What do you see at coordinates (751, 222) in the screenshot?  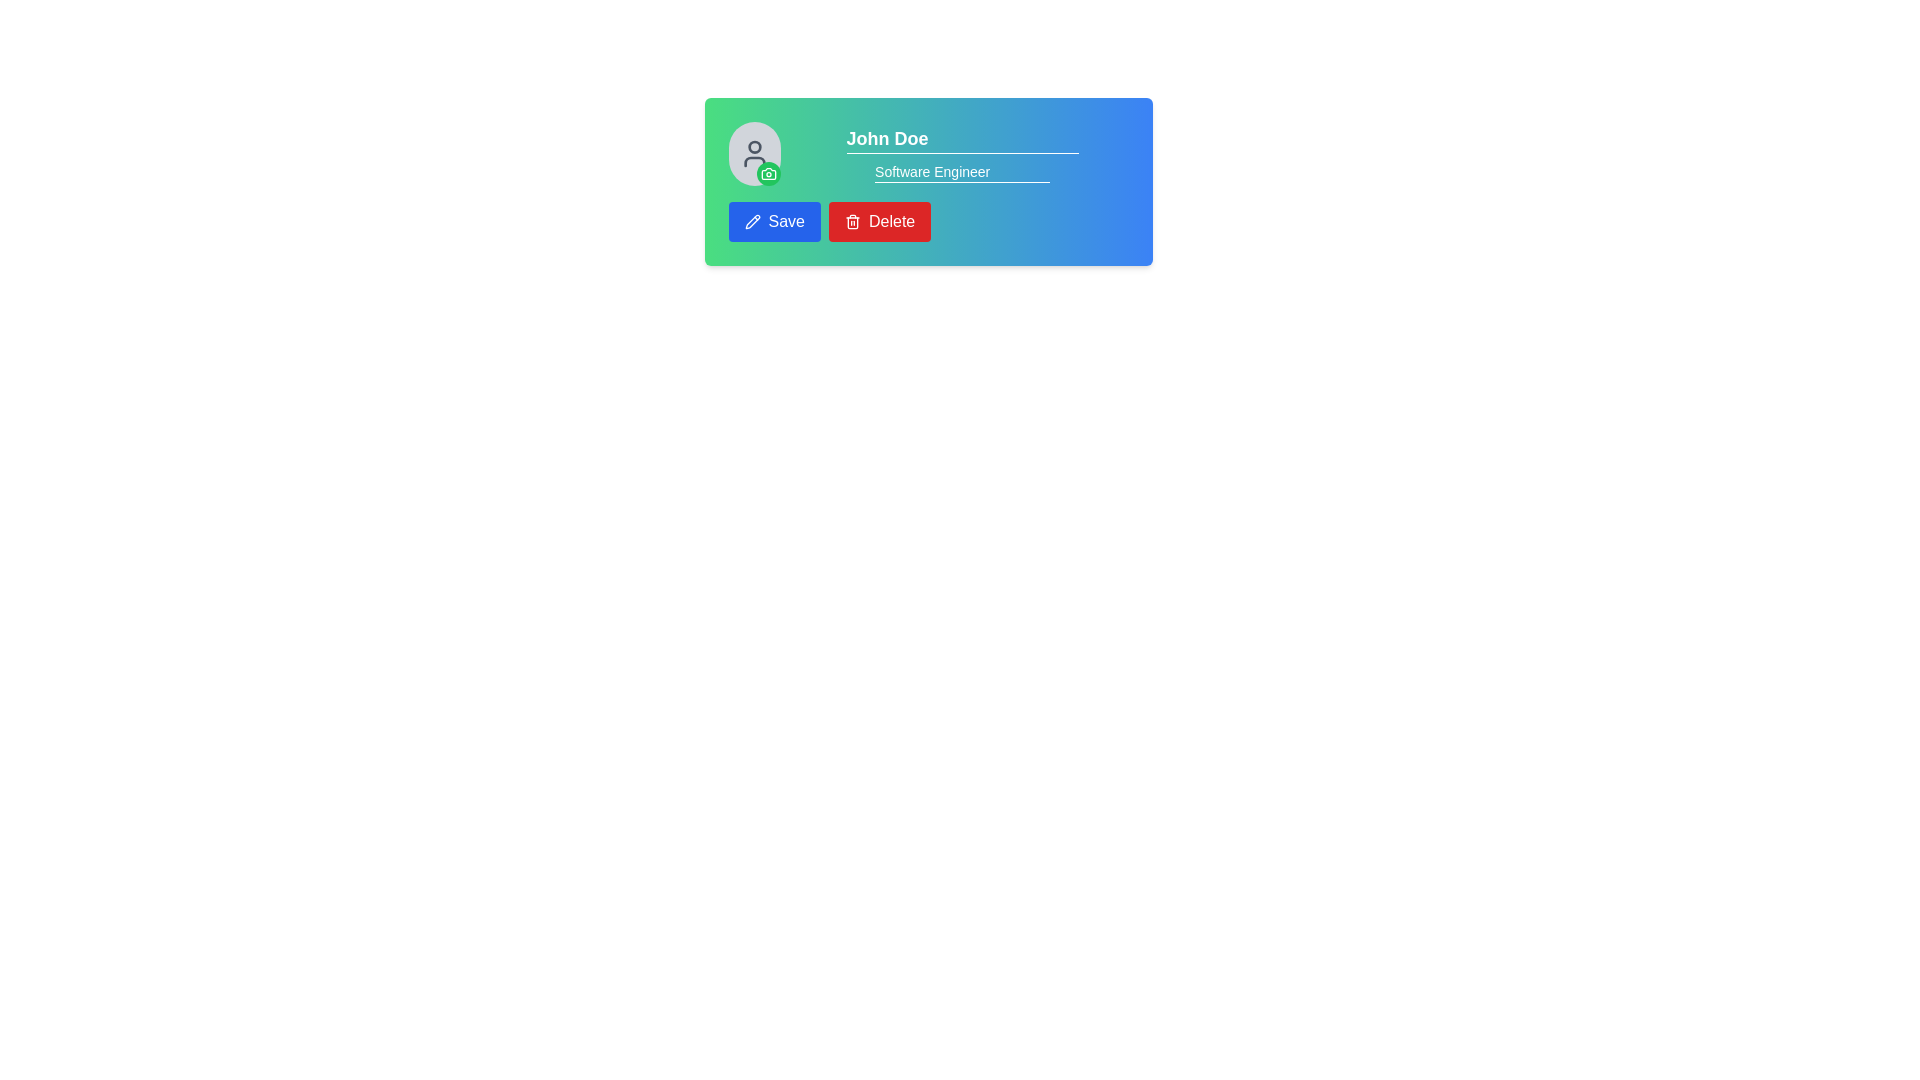 I see `the pencil icon within the 'Save' button located at the bottom-left area of the card interface` at bounding box center [751, 222].